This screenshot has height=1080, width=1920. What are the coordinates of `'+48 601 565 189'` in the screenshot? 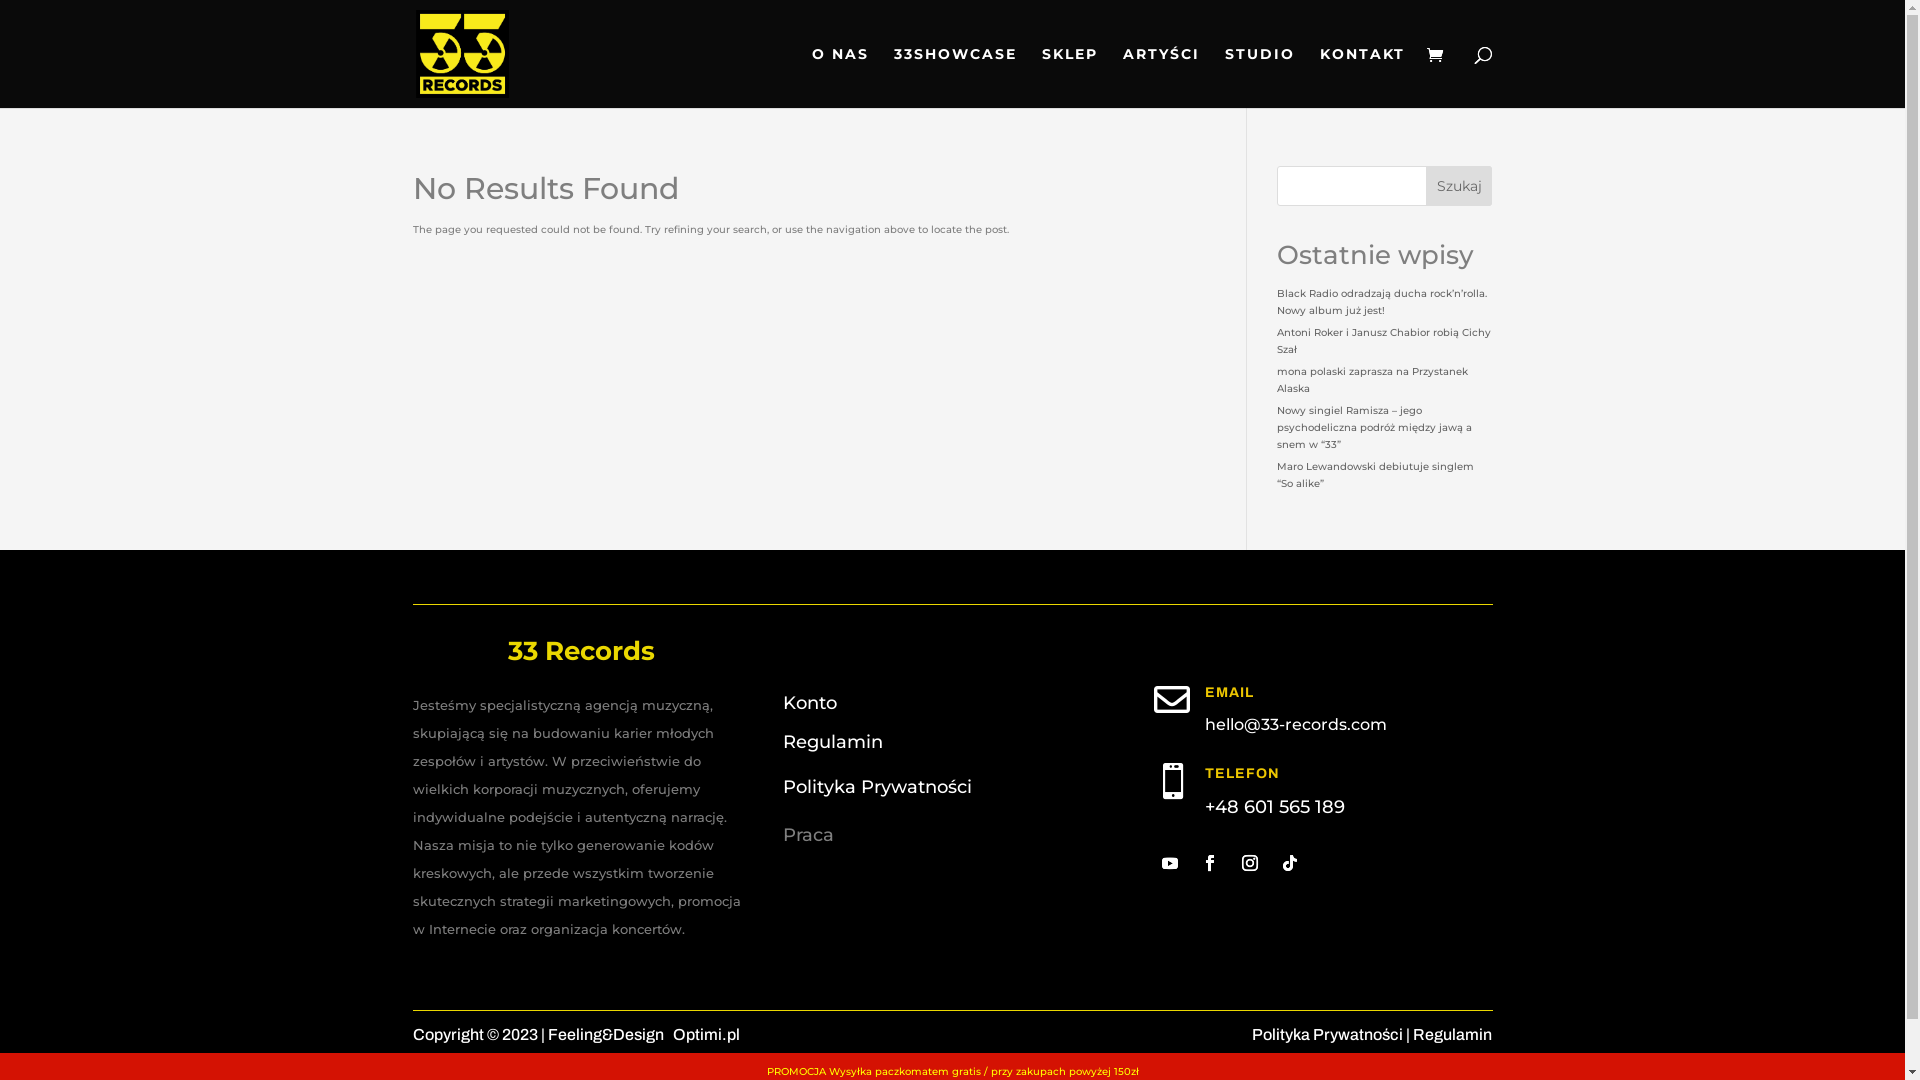 It's located at (1274, 805).